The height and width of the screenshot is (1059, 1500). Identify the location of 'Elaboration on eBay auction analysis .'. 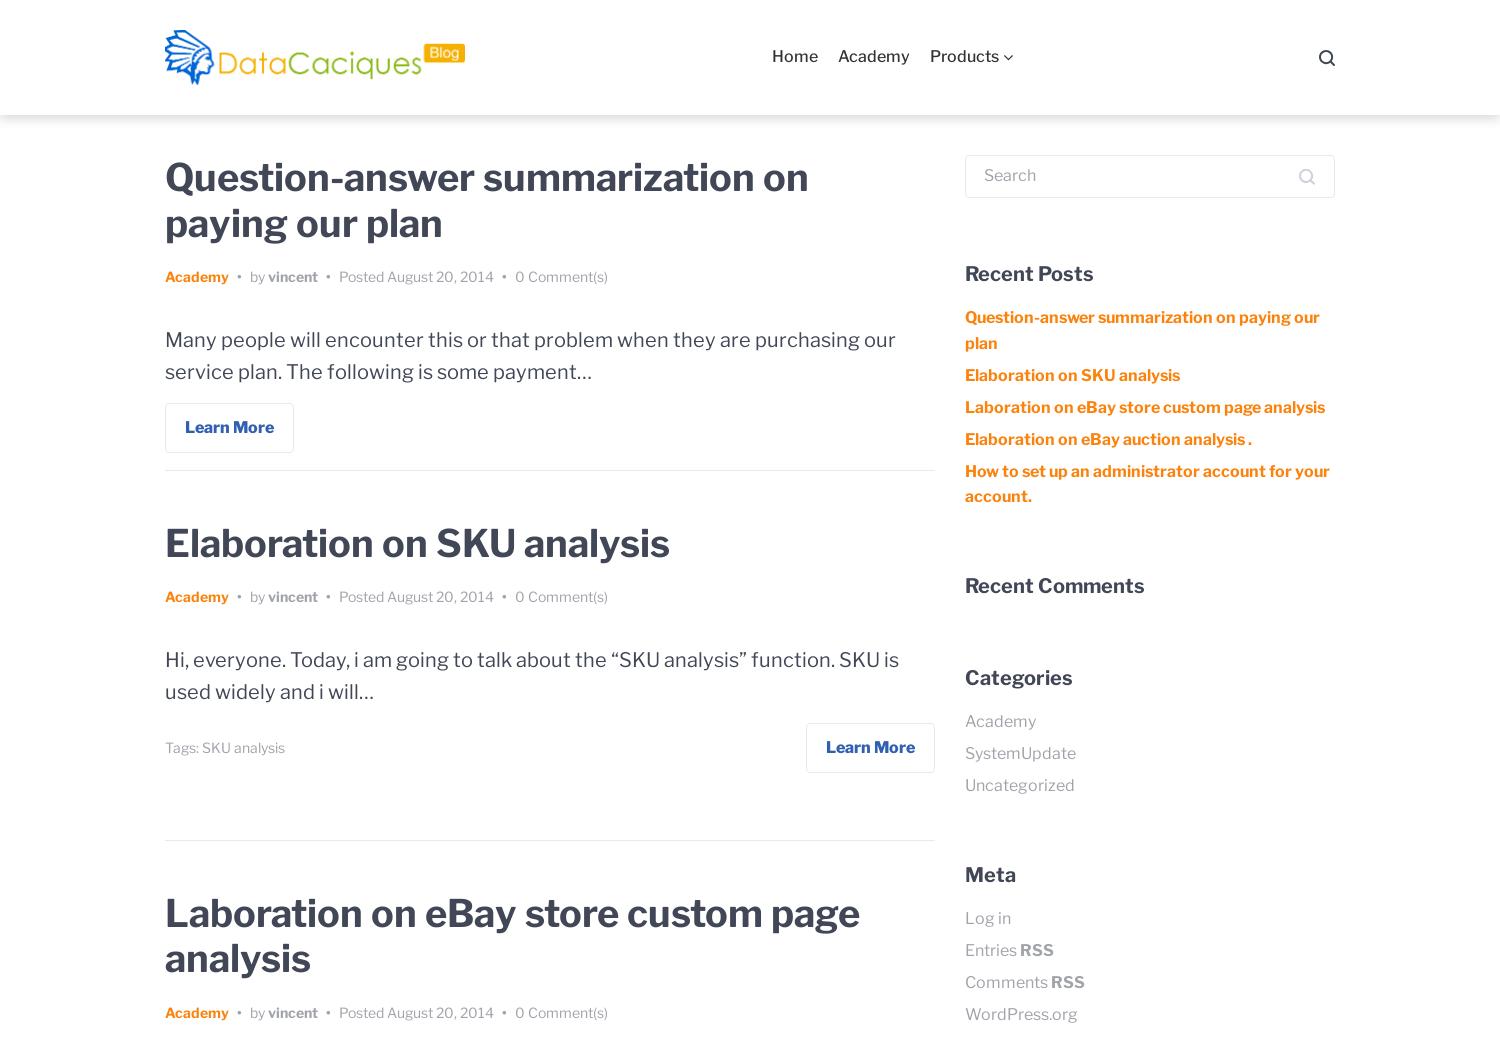
(1107, 438).